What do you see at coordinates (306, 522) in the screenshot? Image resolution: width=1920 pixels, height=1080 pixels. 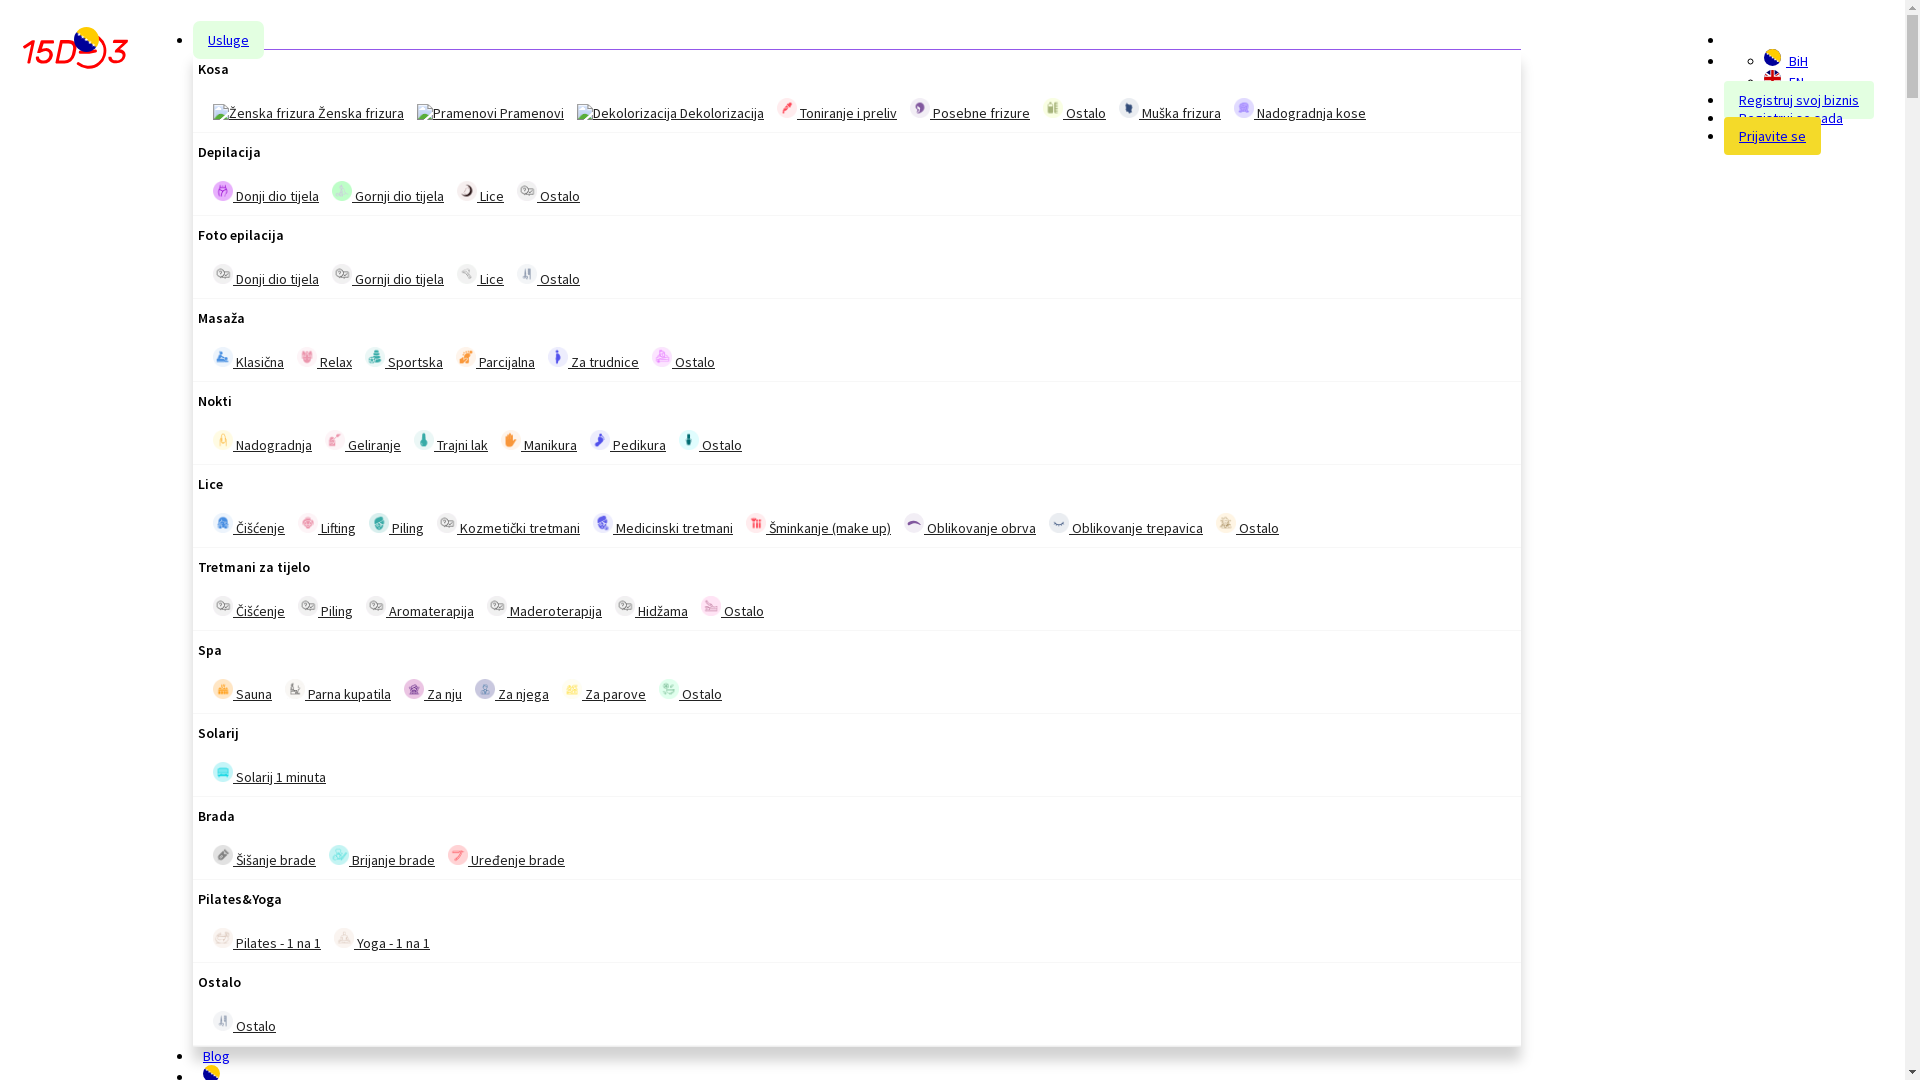 I see `'Lifting'` at bounding box center [306, 522].